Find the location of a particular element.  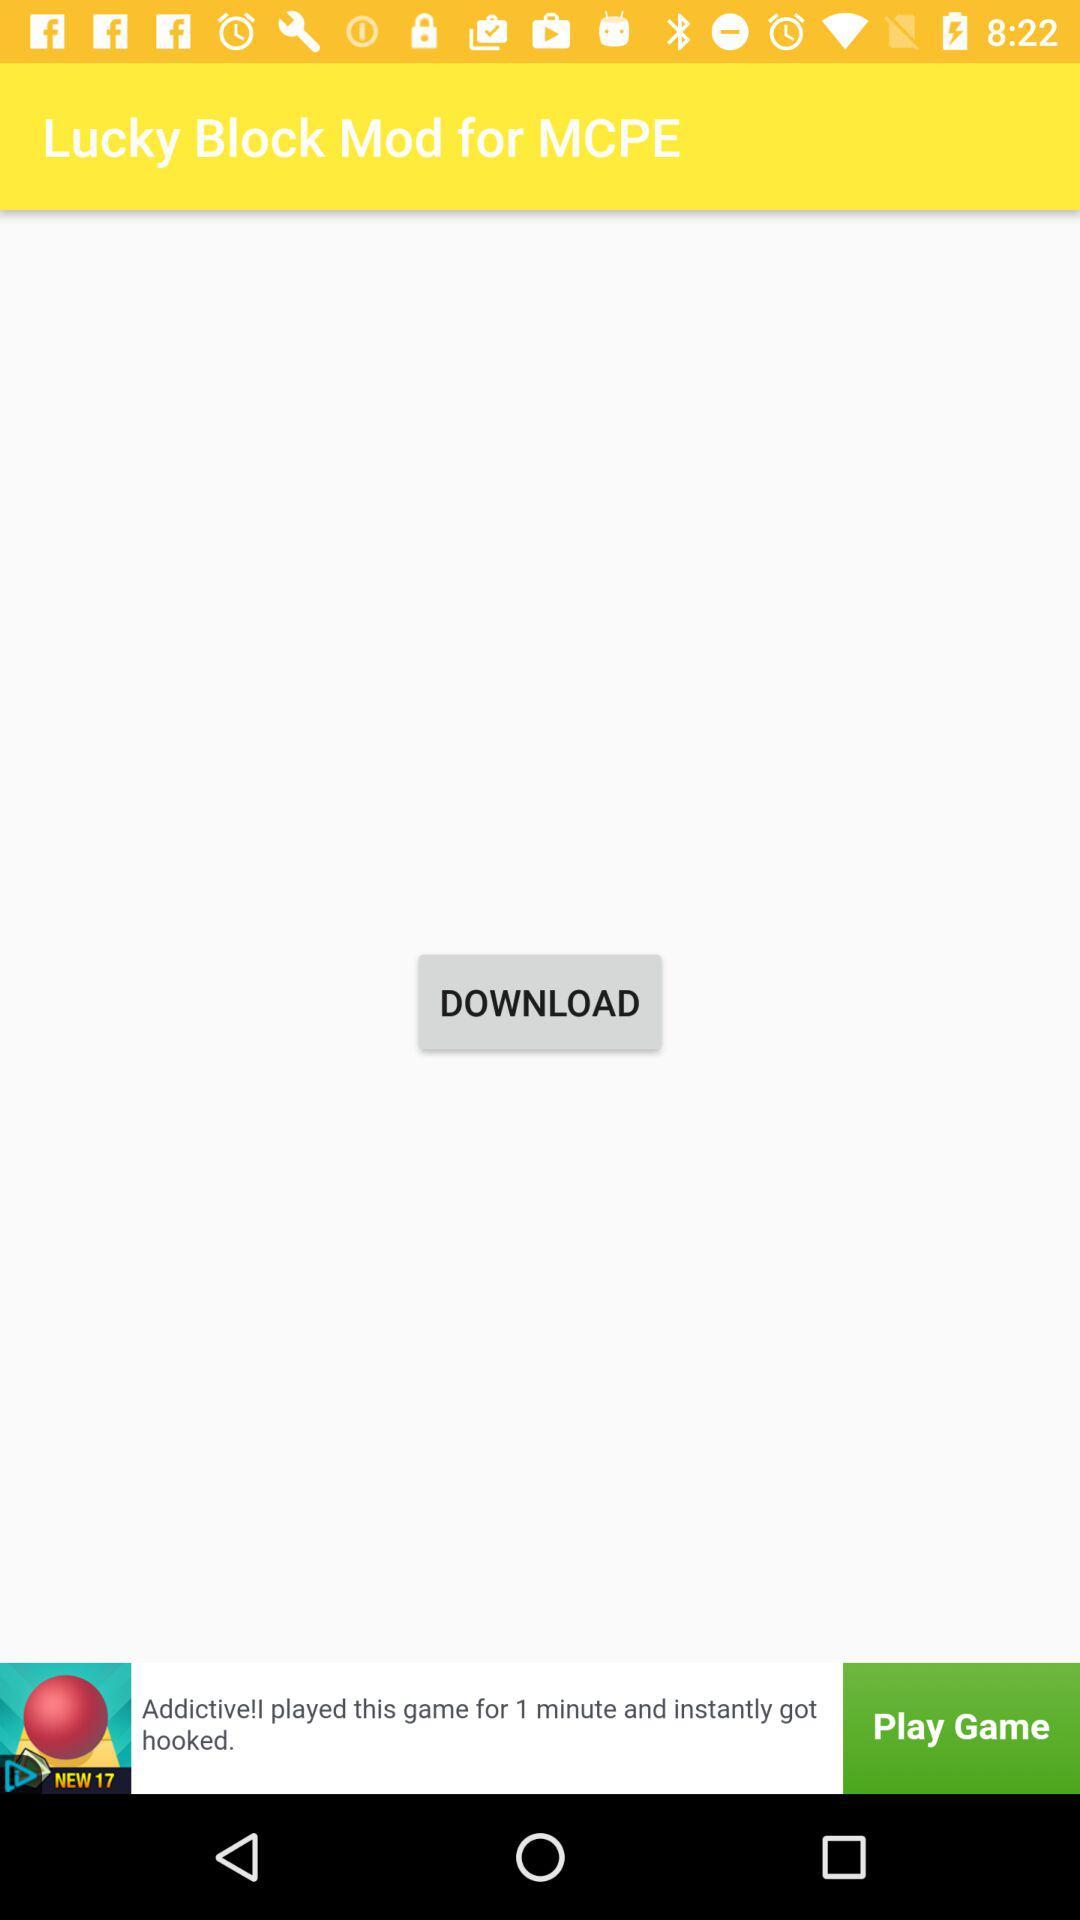

advertisement is located at coordinates (540, 1727).